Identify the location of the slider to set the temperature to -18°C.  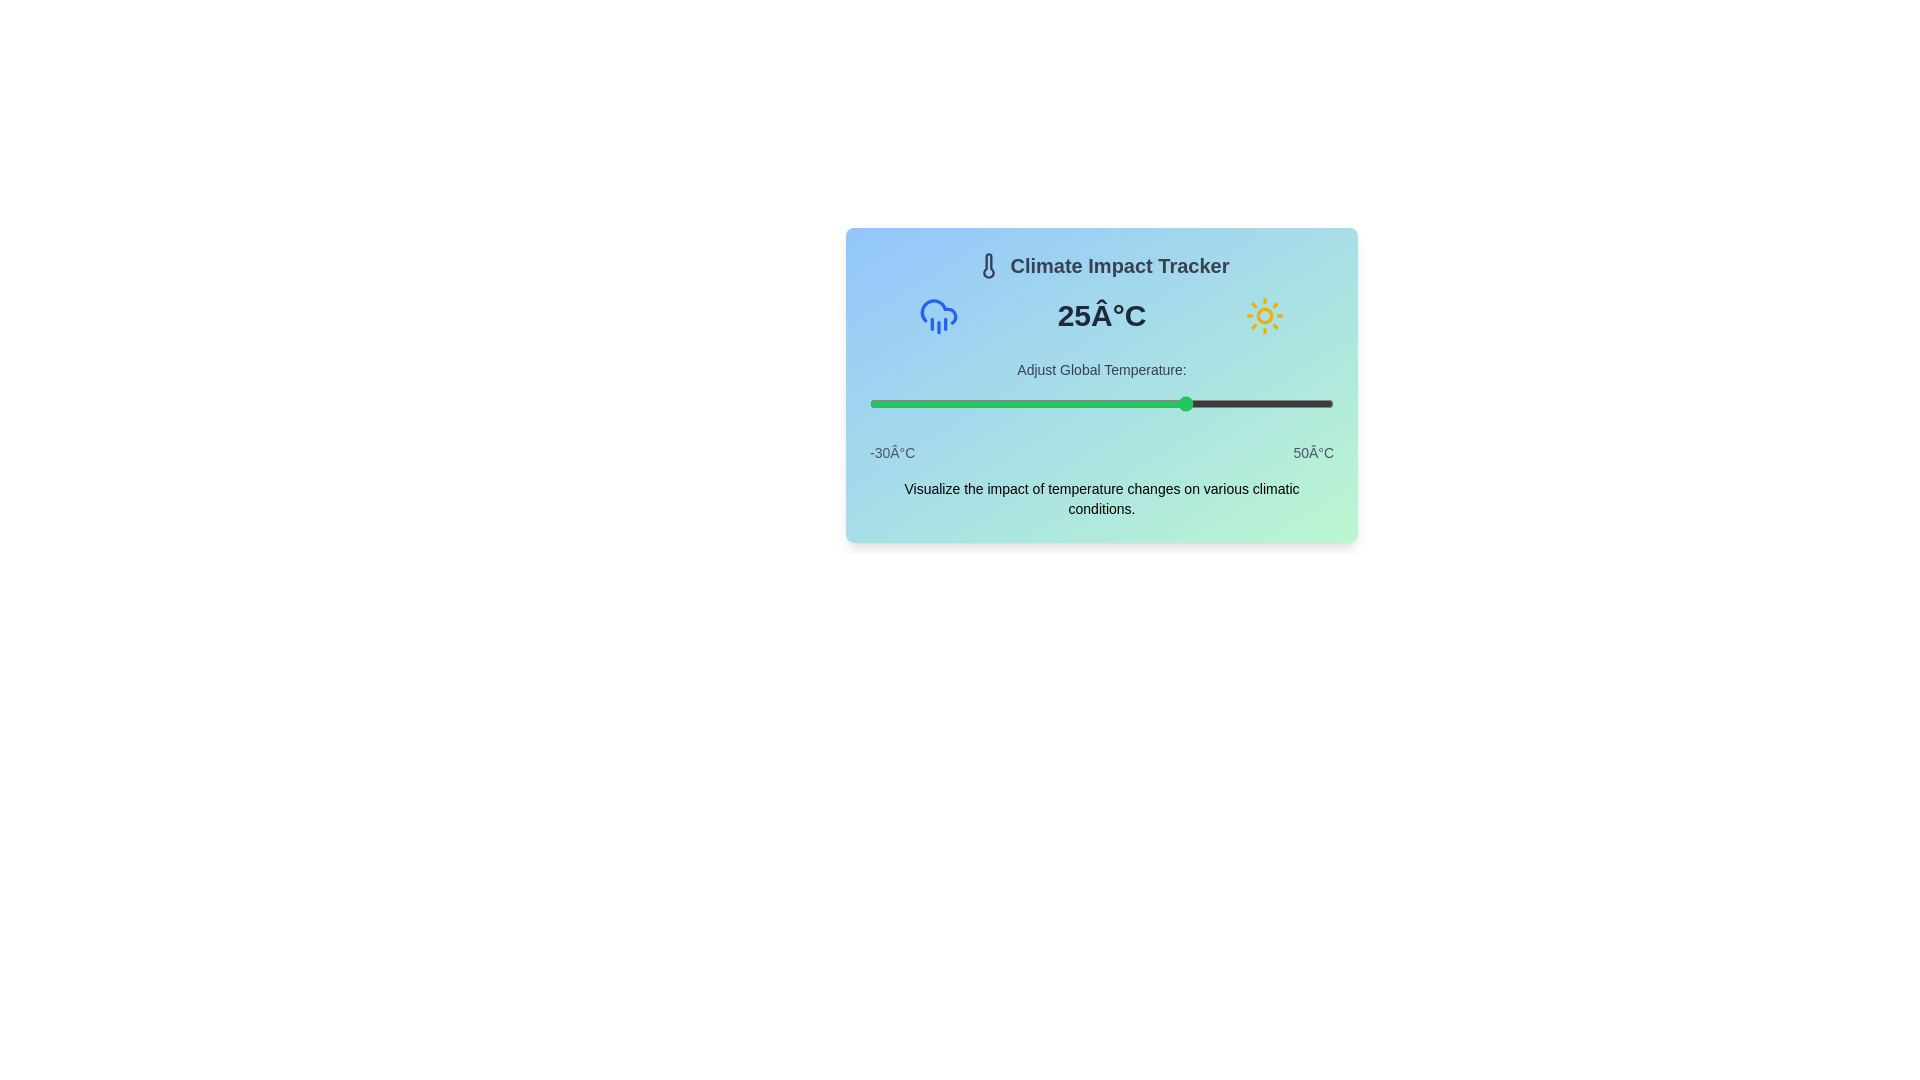
(938, 404).